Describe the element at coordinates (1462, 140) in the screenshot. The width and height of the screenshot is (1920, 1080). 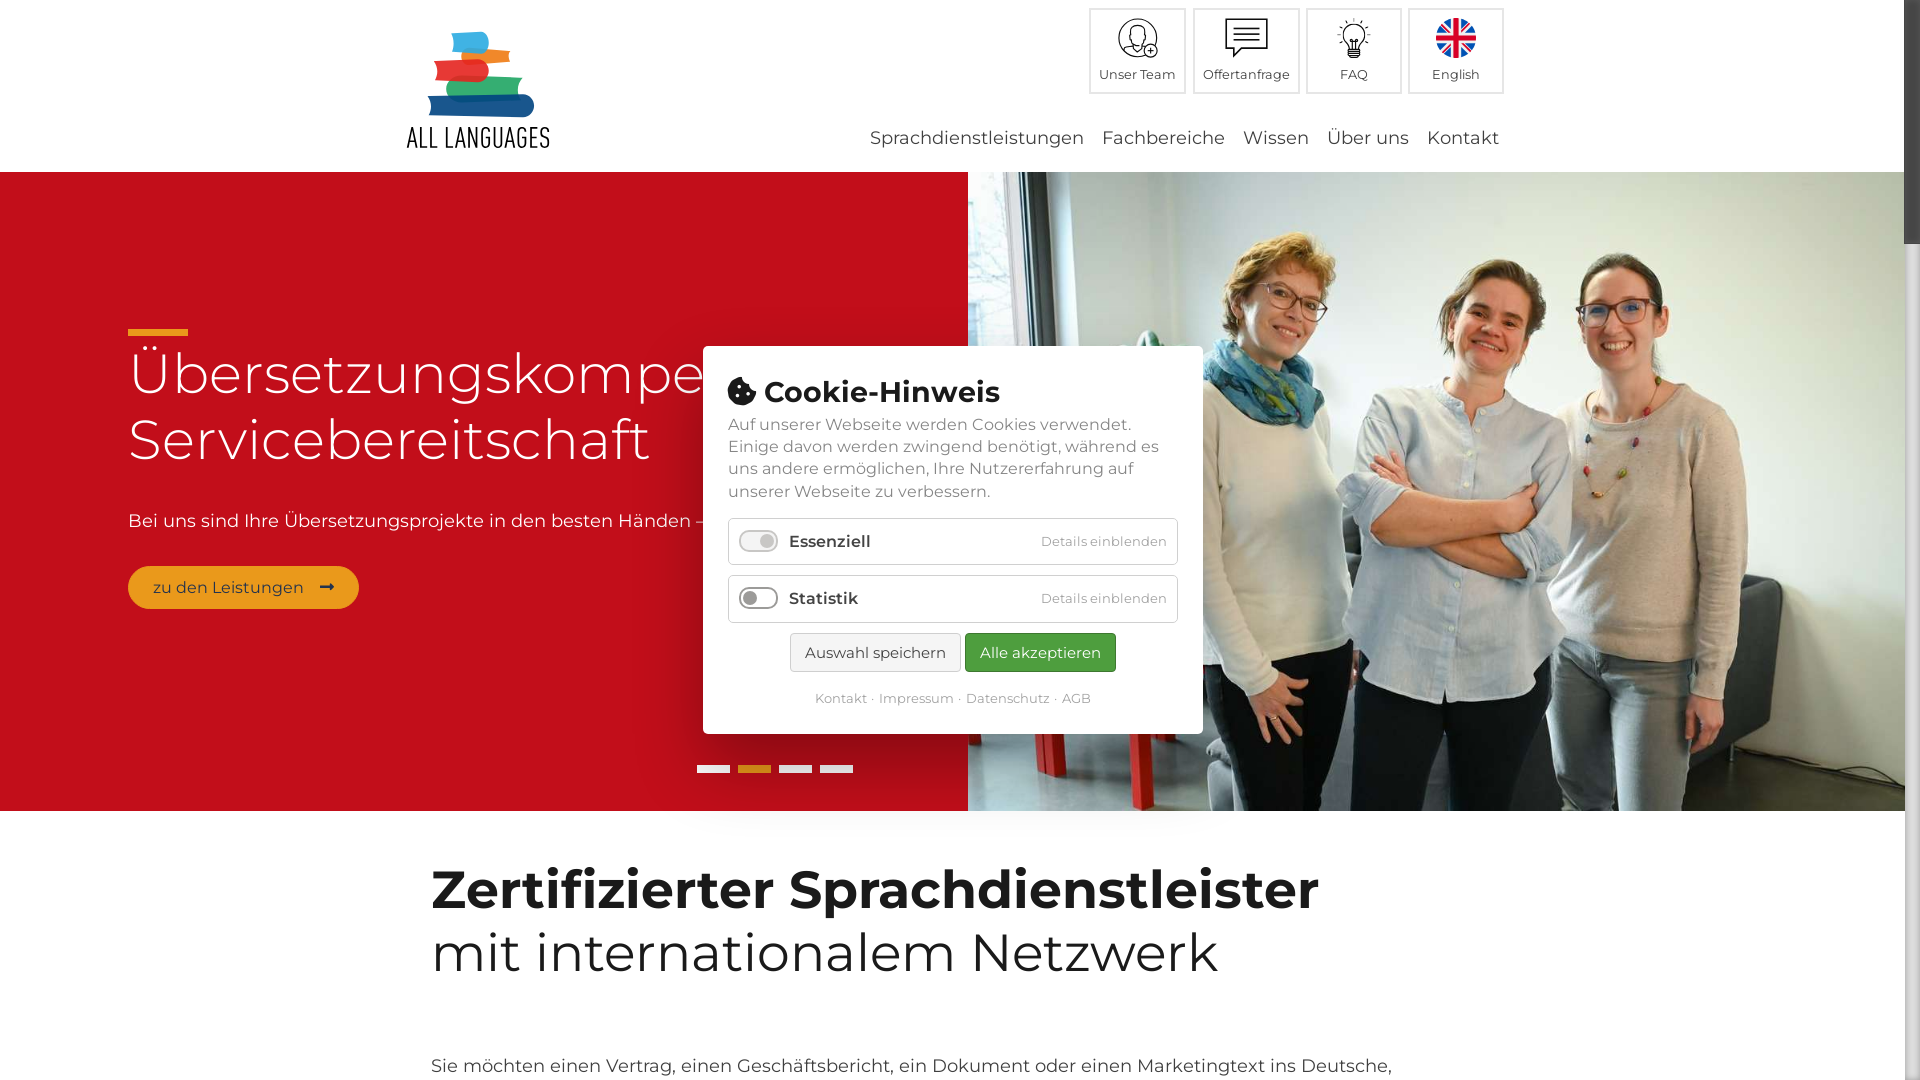
I see `'Kontakt'` at that location.